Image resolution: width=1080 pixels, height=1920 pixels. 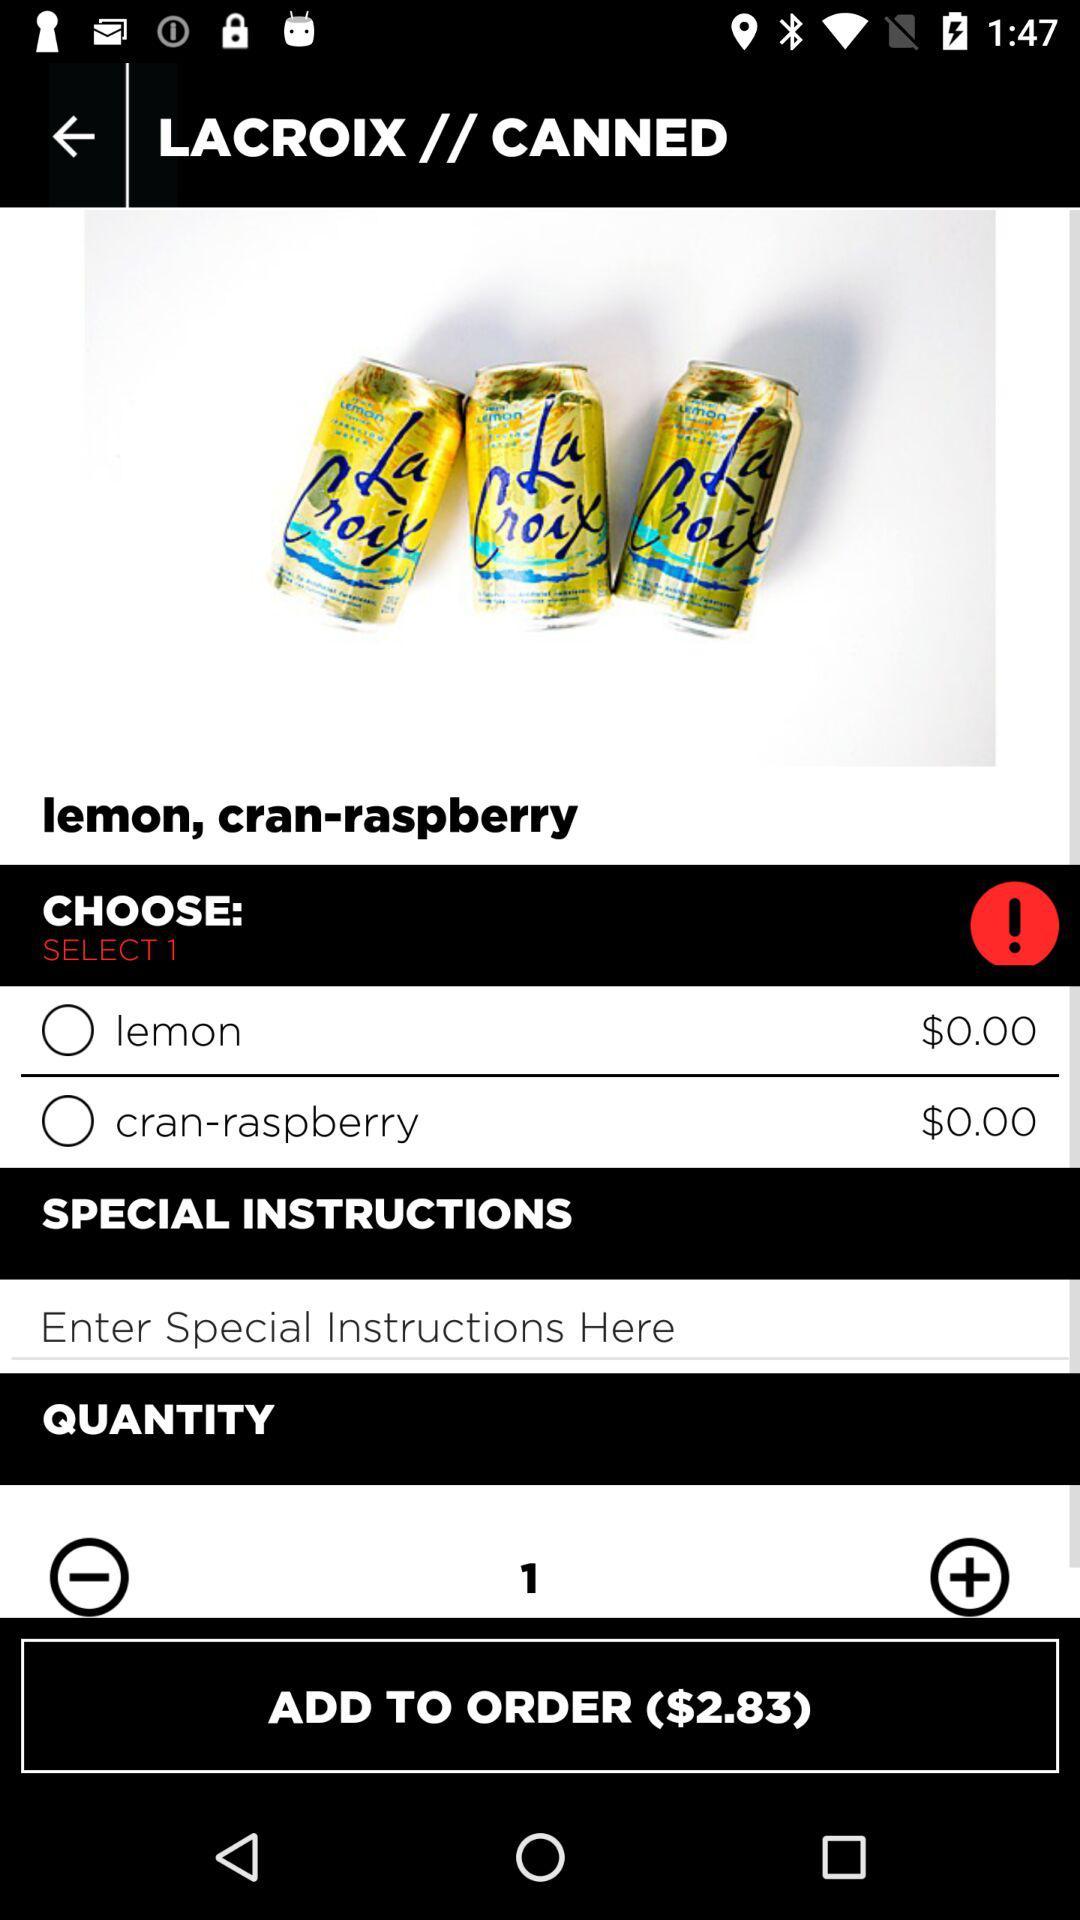 What do you see at coordinates (66, 1120) in the screenshot?
I see `trigger selection` at bounding box center [66, 1120].